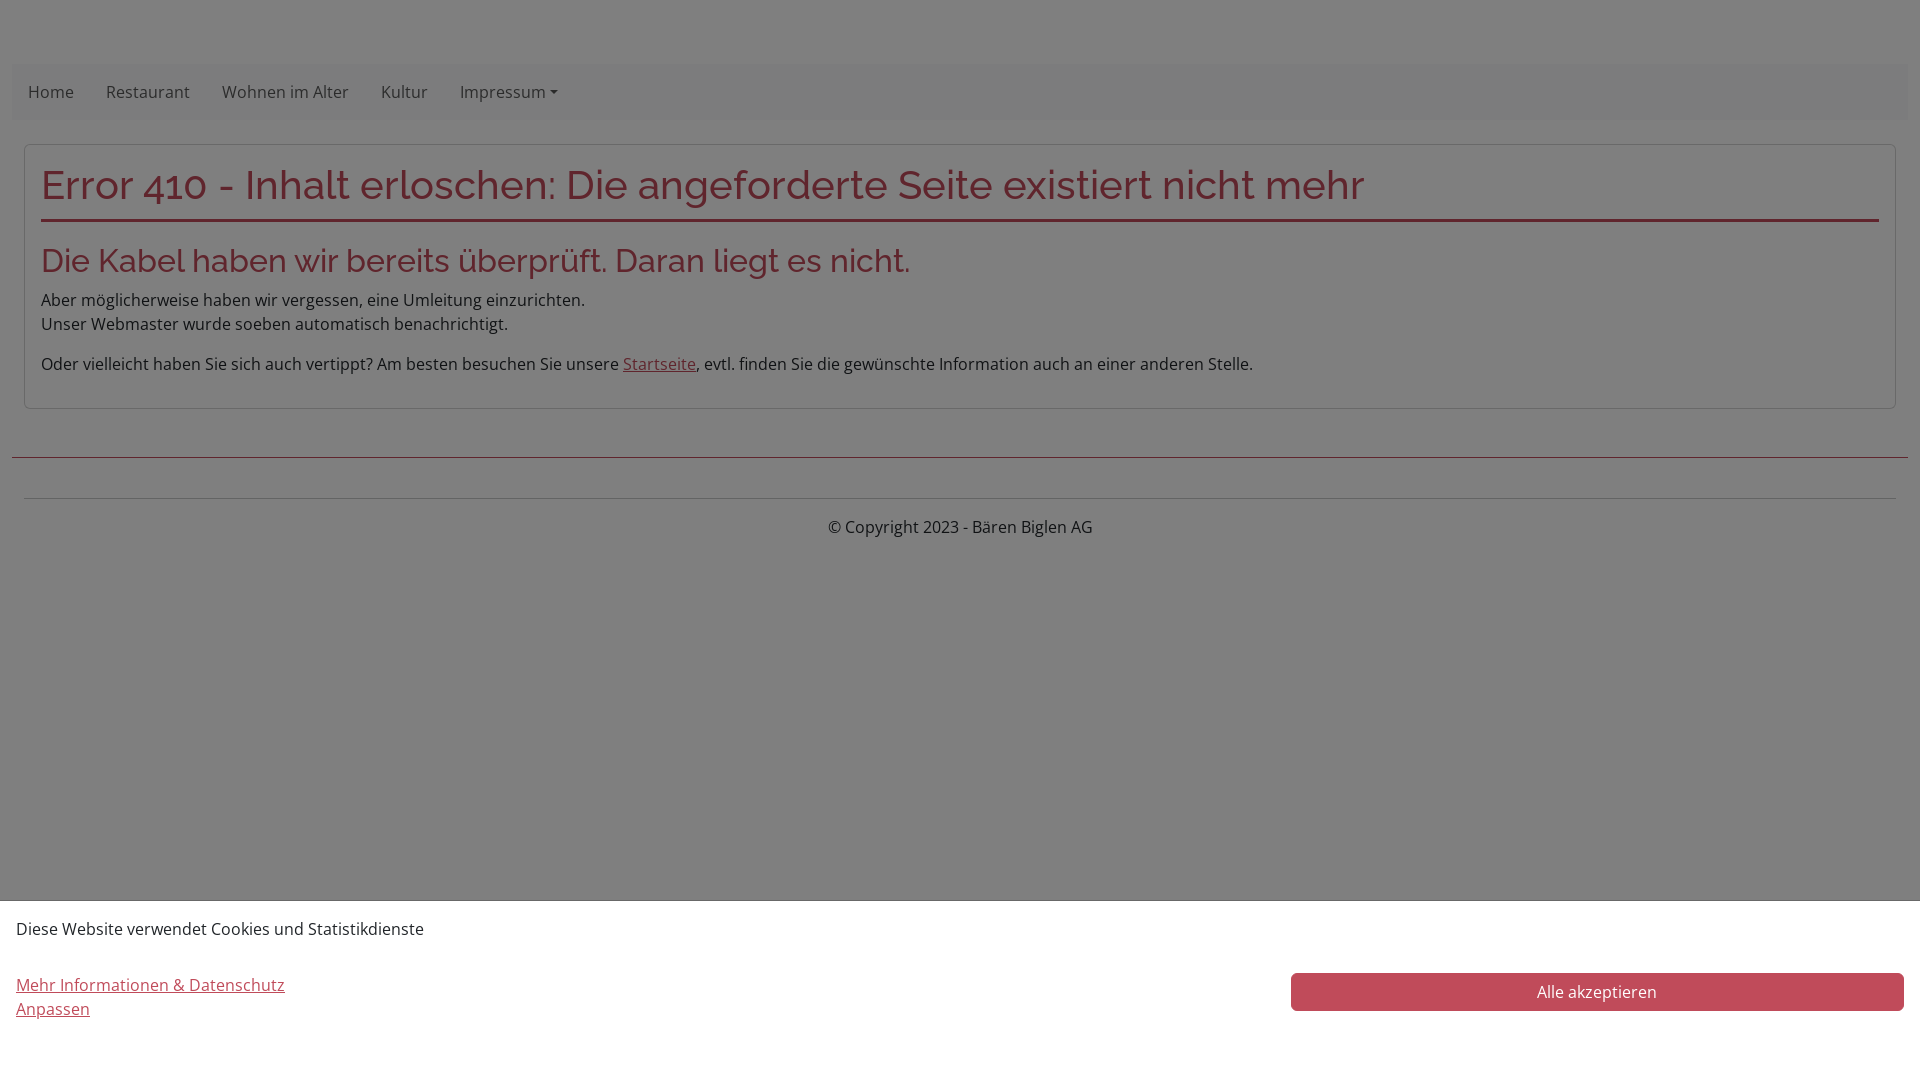  I want to click on 'Wohnen im Alter', so click(284, 92).